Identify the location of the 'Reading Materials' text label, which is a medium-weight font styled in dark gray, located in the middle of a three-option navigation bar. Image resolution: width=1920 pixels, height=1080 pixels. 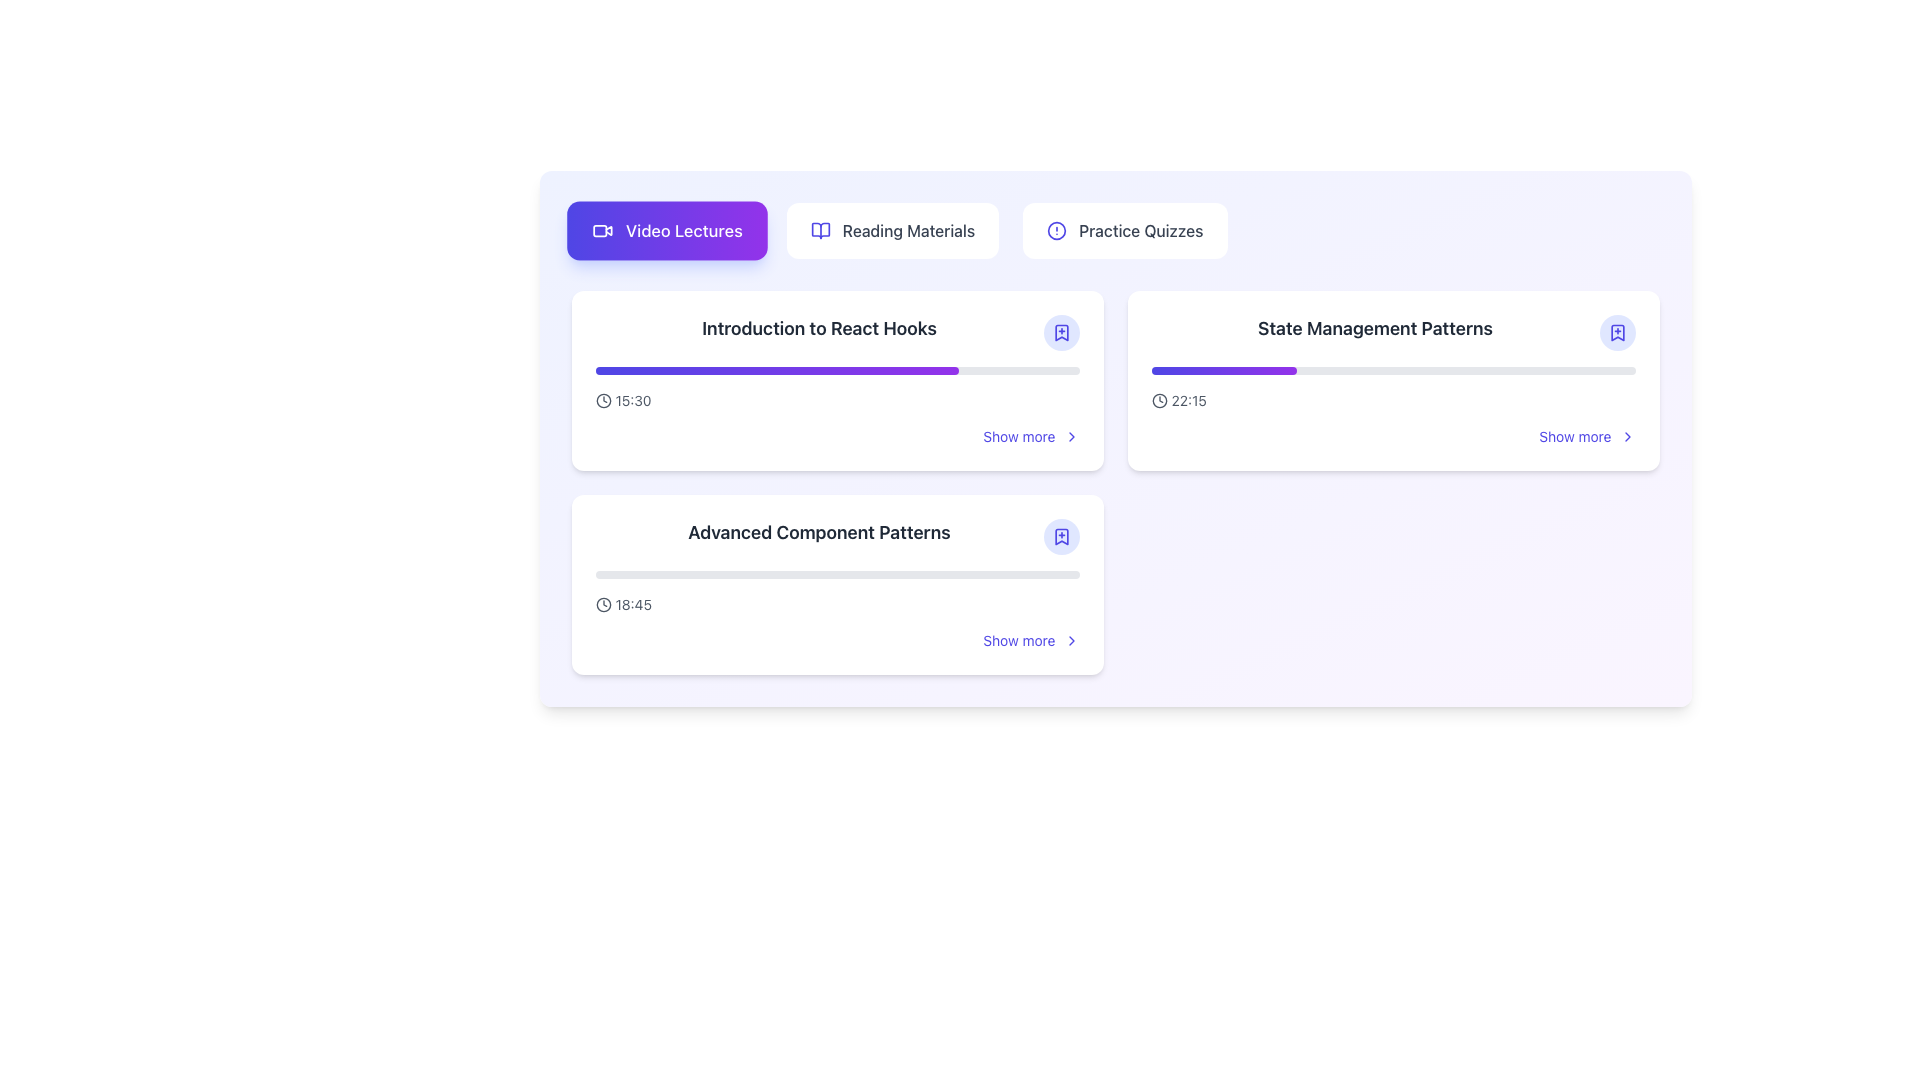
(907, 230).